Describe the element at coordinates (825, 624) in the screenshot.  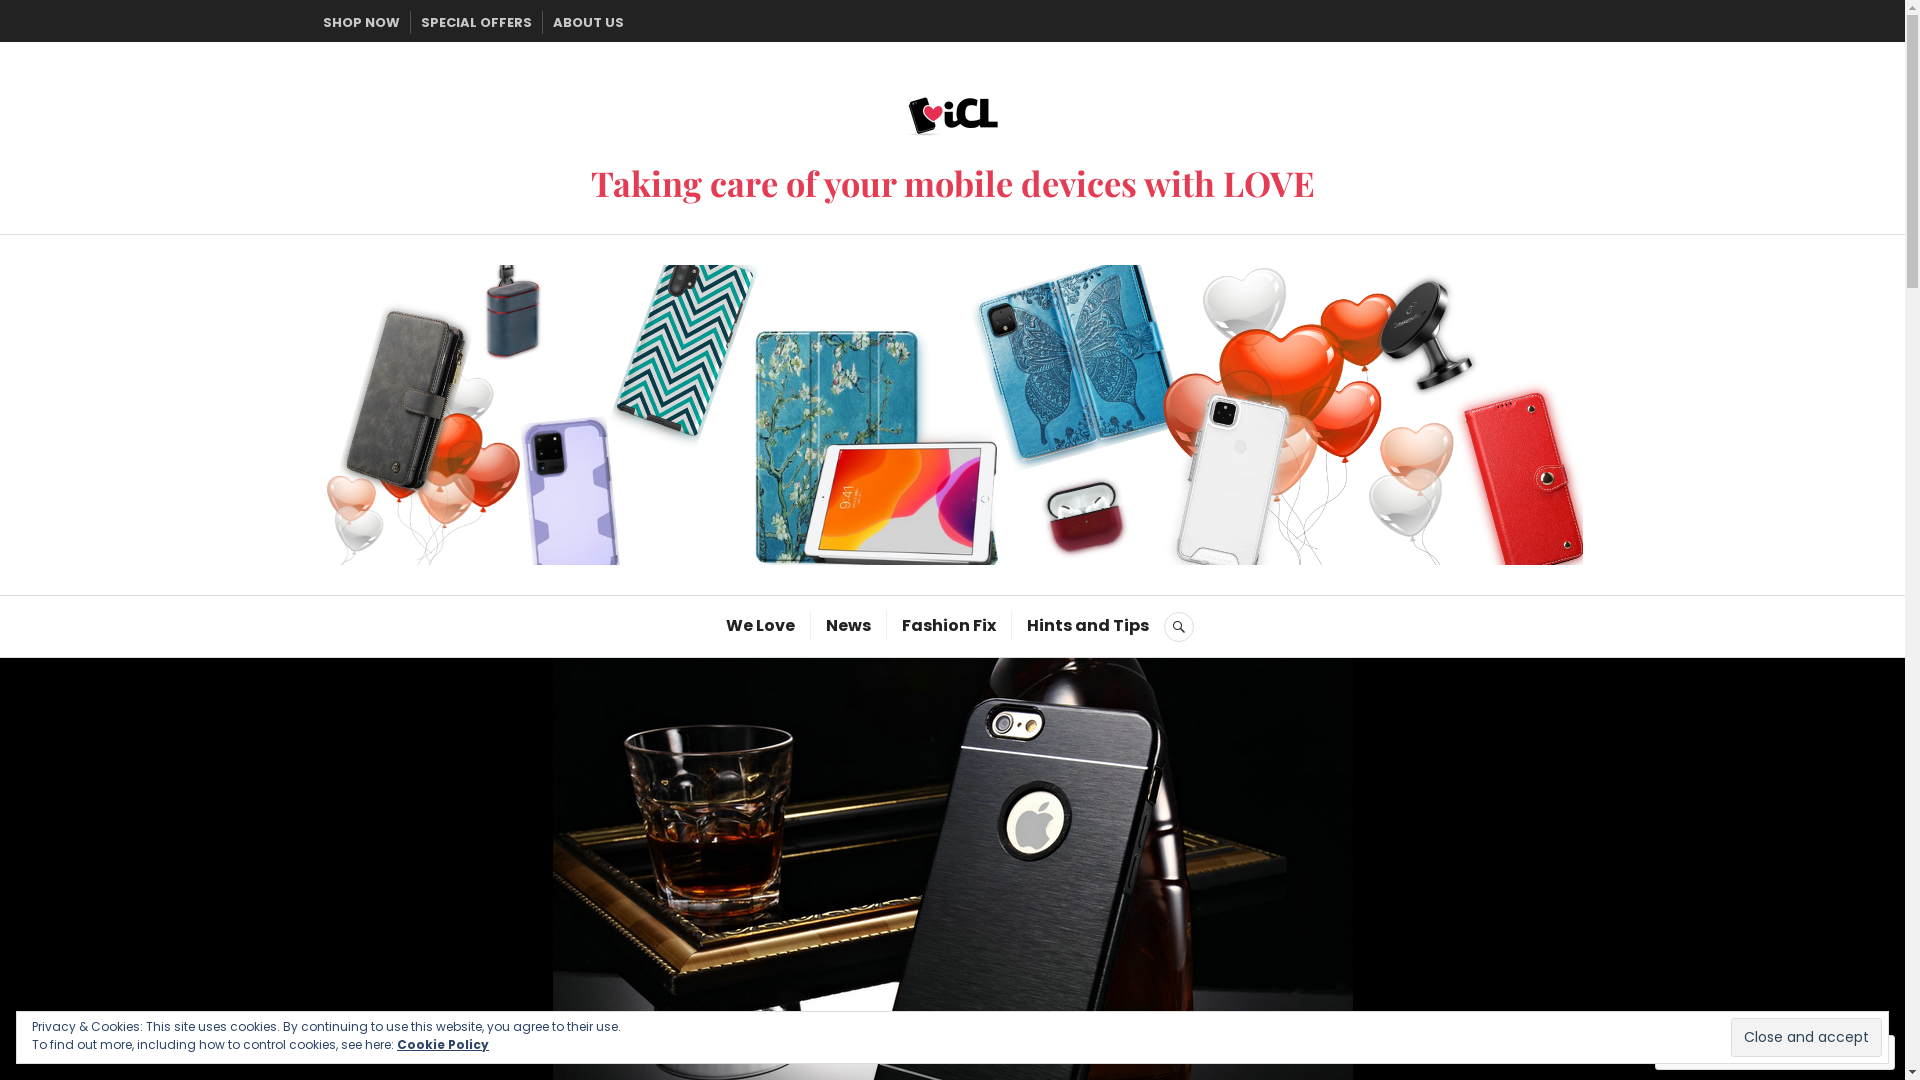
I see `'News'` at that location.